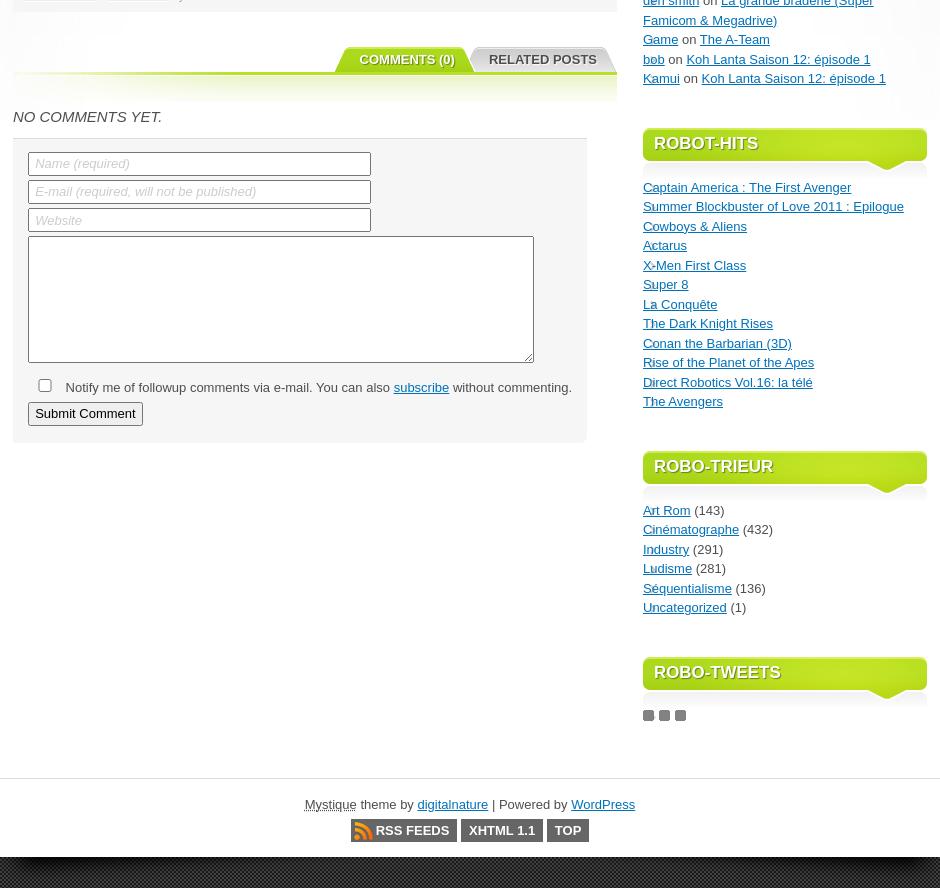 This screenshot has height=888, width=940. I want to click on 'Kamui', so click(661, 77).